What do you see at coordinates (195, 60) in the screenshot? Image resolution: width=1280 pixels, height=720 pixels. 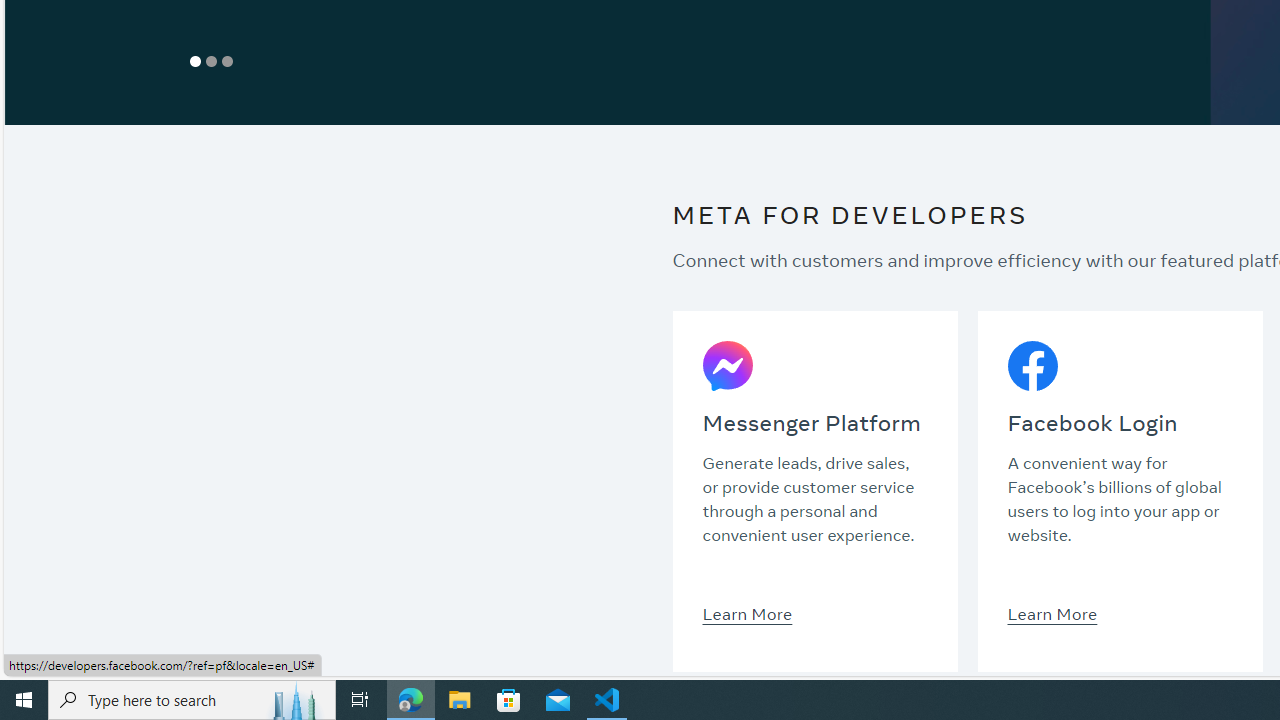 I see `'Show Slide 1'` at bounding box center [195, 60].